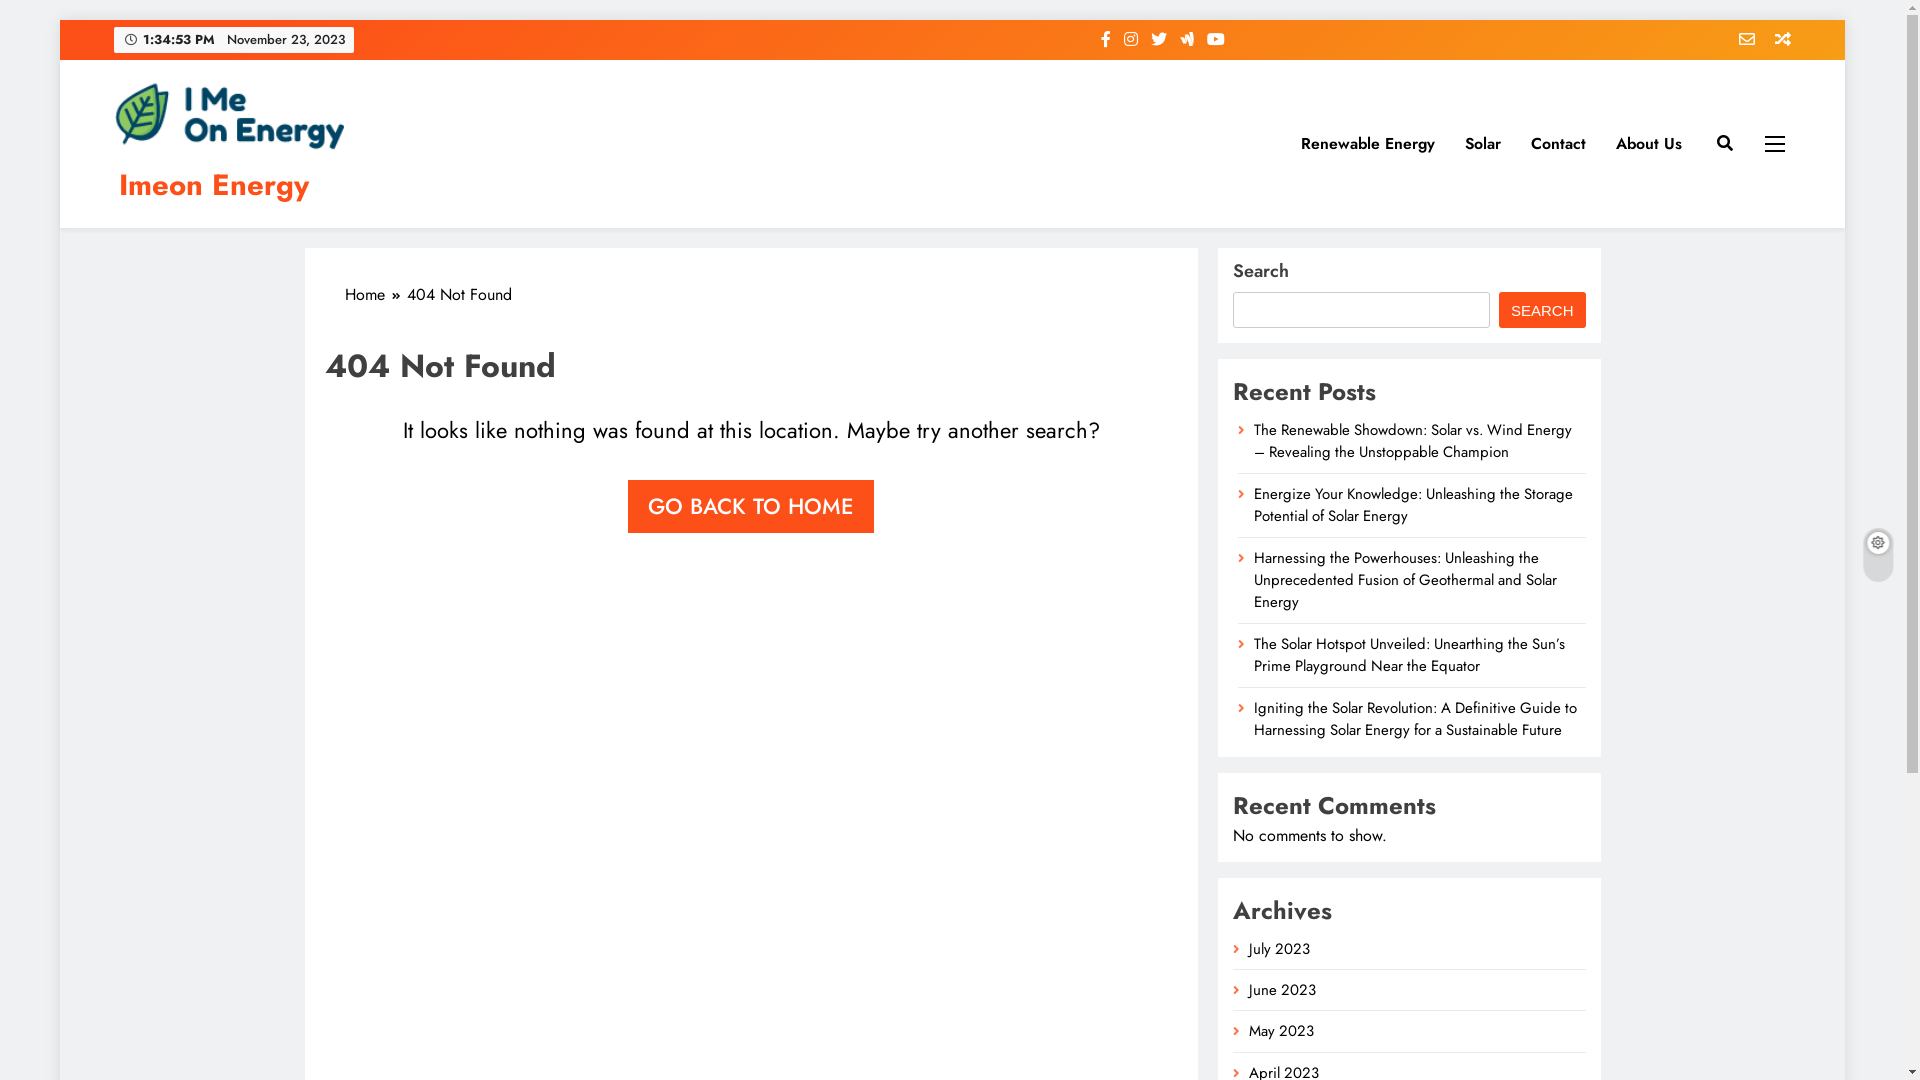 The width and height of the screenshot is (1920, 1080). I want to click on 'Renewable Energy', so click(1286, 142).